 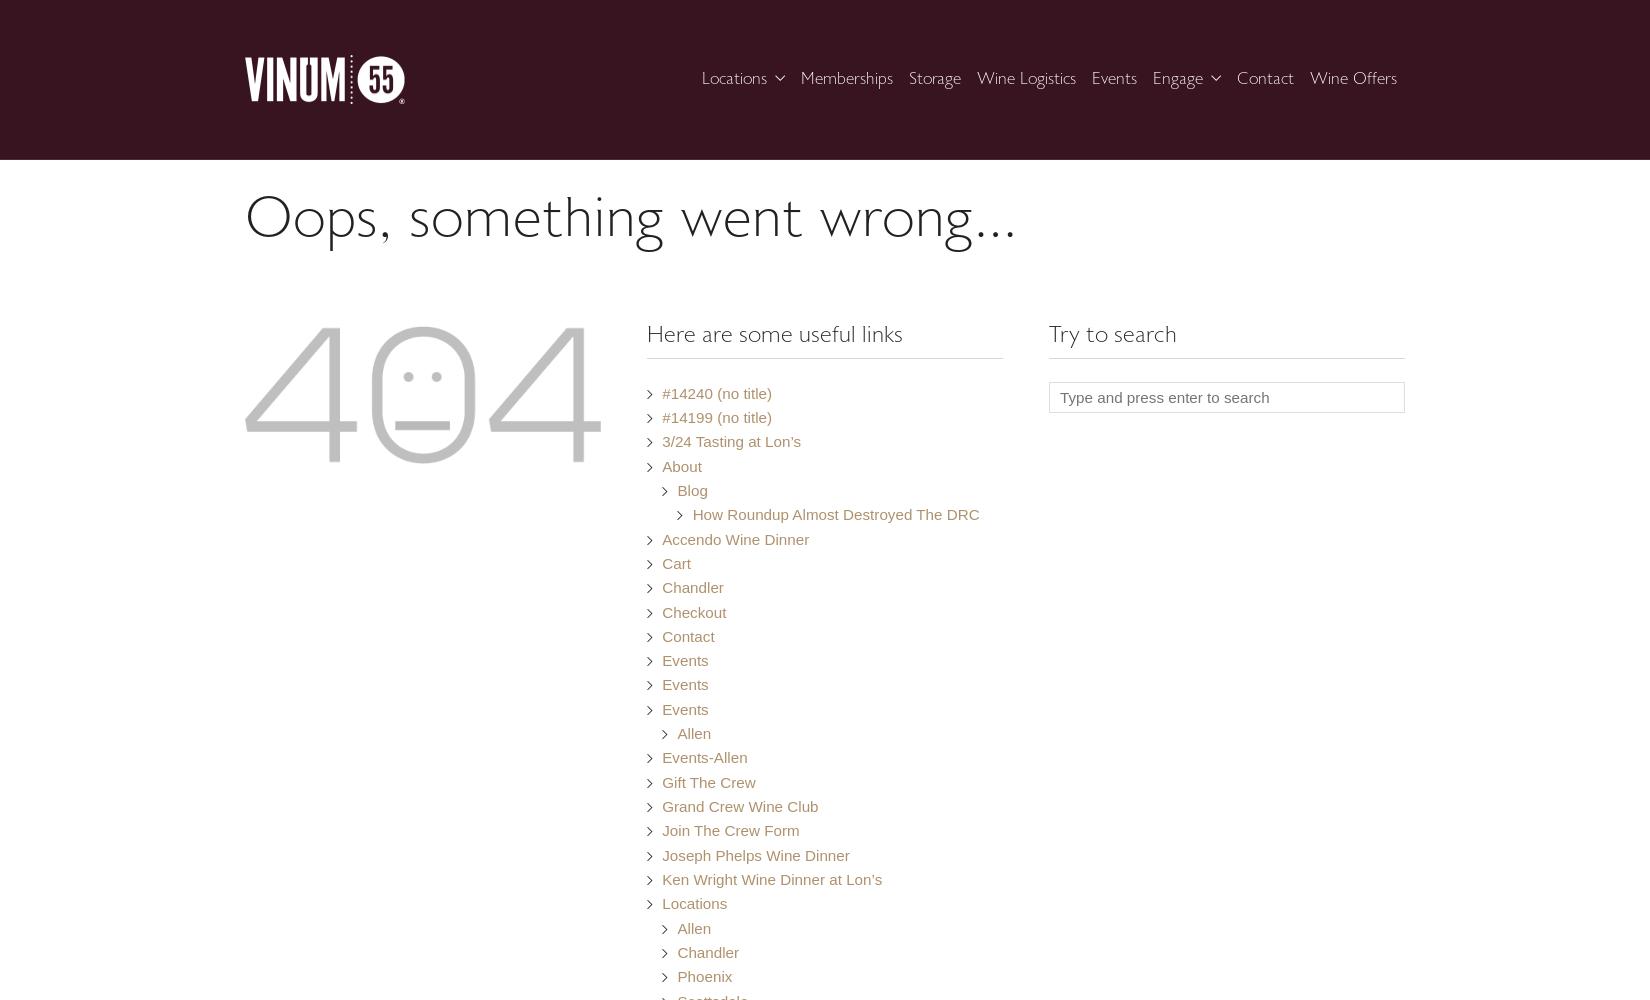 What do you see at coordinates (835, 514) in the screenshot?
I see `'How Roundup Almost Destroyed The DRC'` at bounding box center [835, 514].